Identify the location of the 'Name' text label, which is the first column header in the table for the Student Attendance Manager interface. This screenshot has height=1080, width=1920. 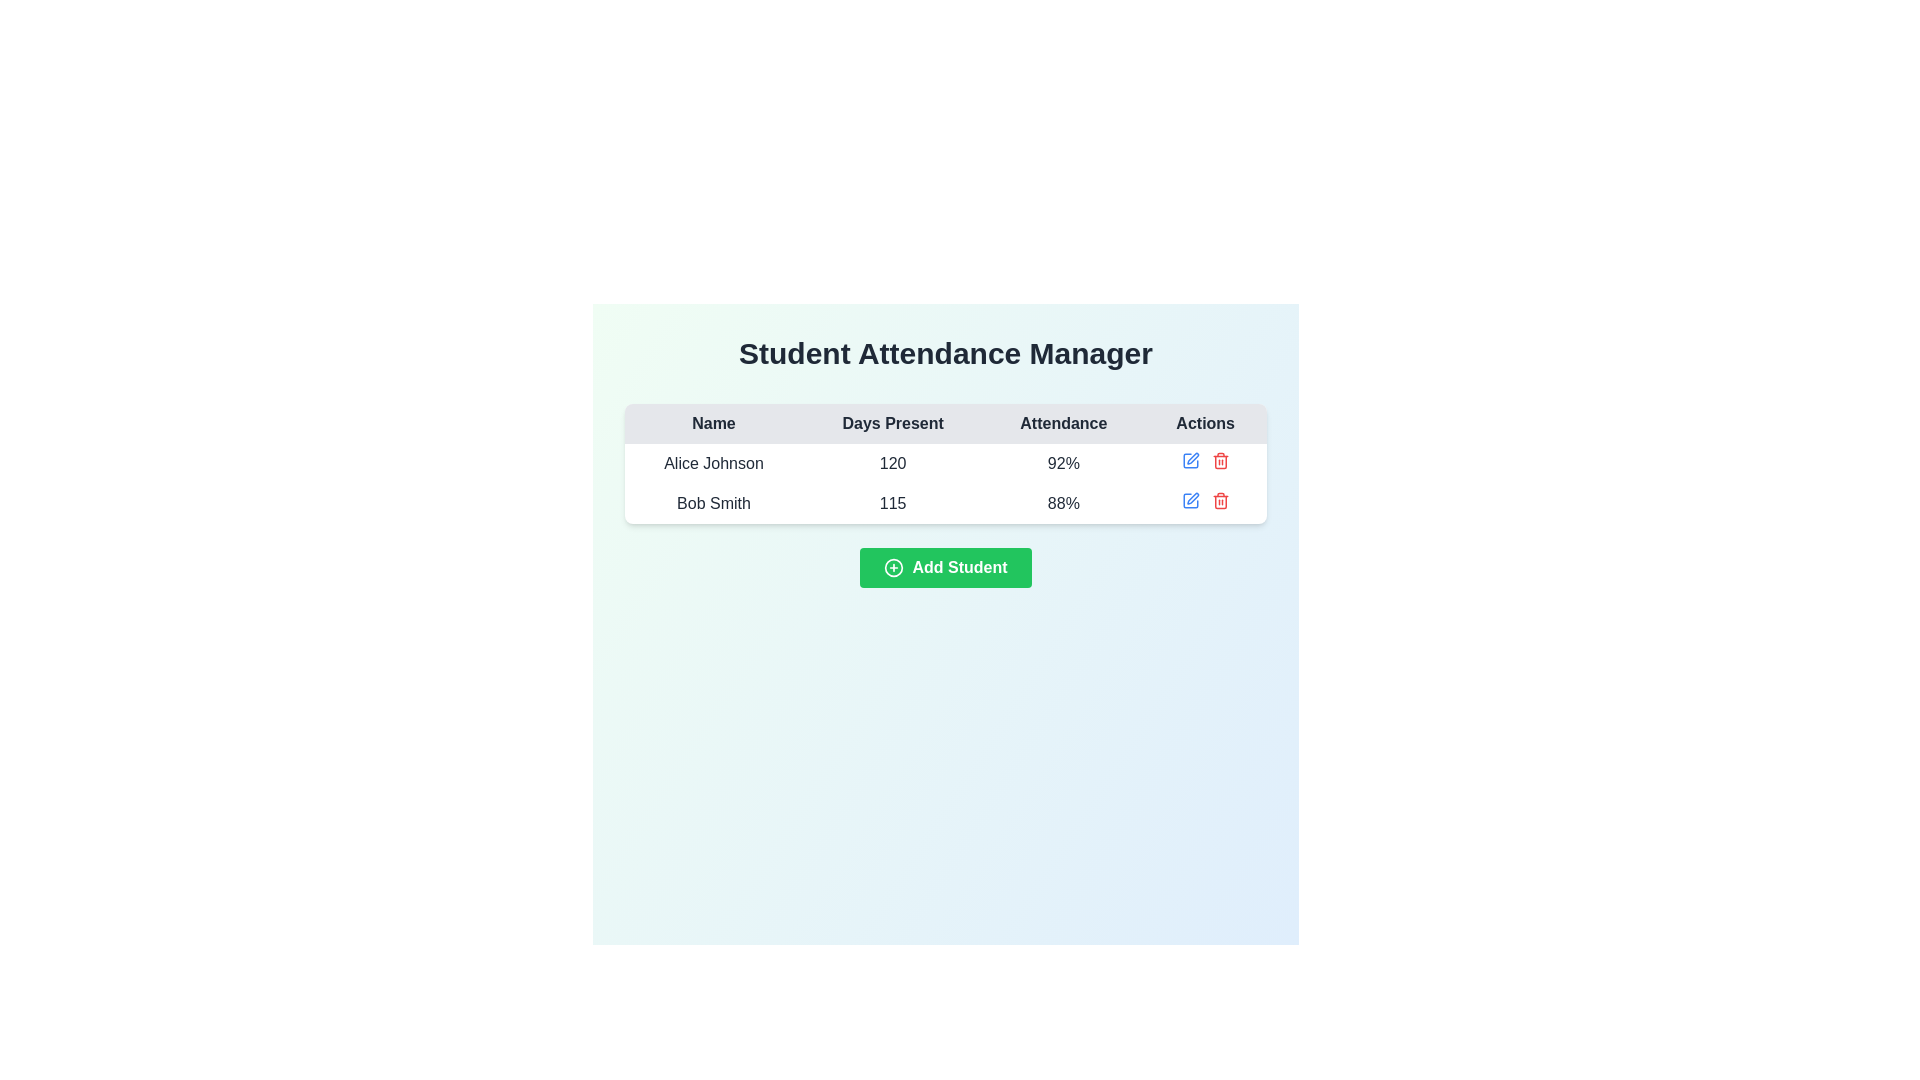
(714, 423).